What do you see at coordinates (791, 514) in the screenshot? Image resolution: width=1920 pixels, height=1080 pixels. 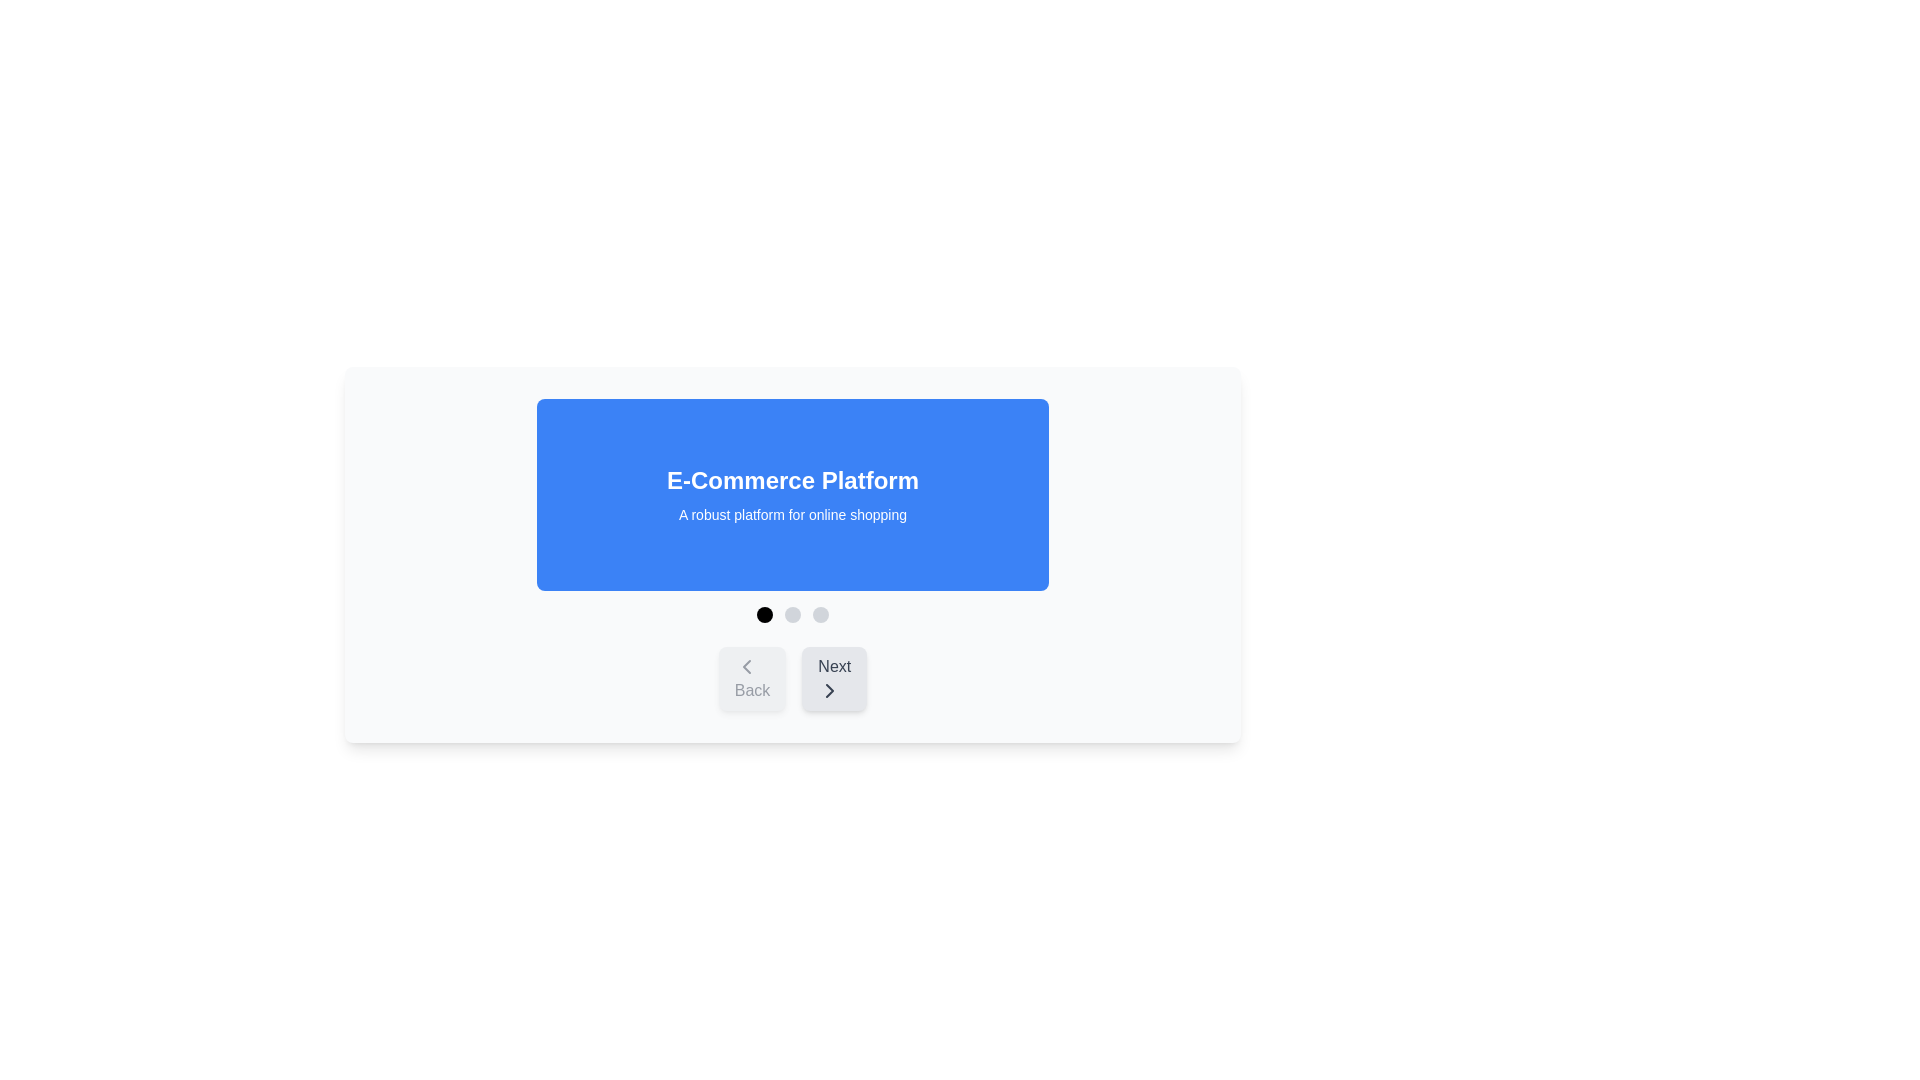 I see `the text element that reads 'A robust platform for online shopping,' which is styled with a smaller font size and is located centered below the title 'E-Commerce Platform' within a blue card-like section` at bounding box center [791, 514].